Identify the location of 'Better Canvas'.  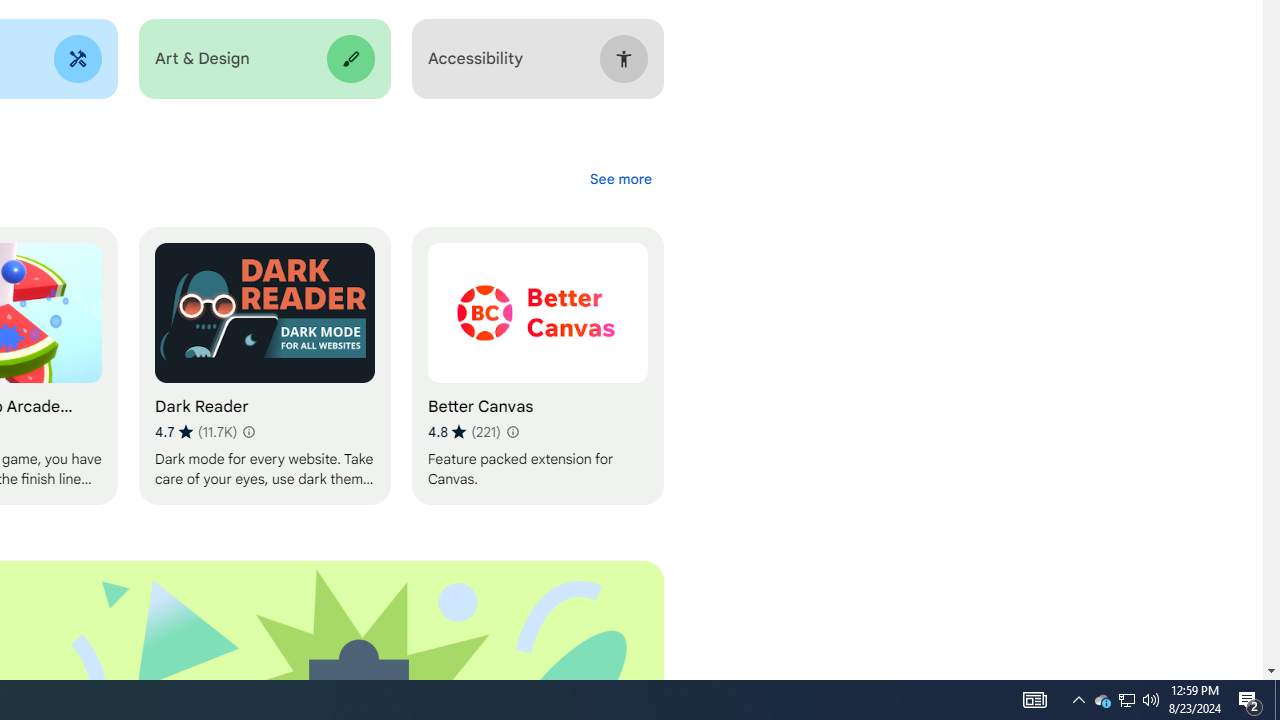
(537, 366).